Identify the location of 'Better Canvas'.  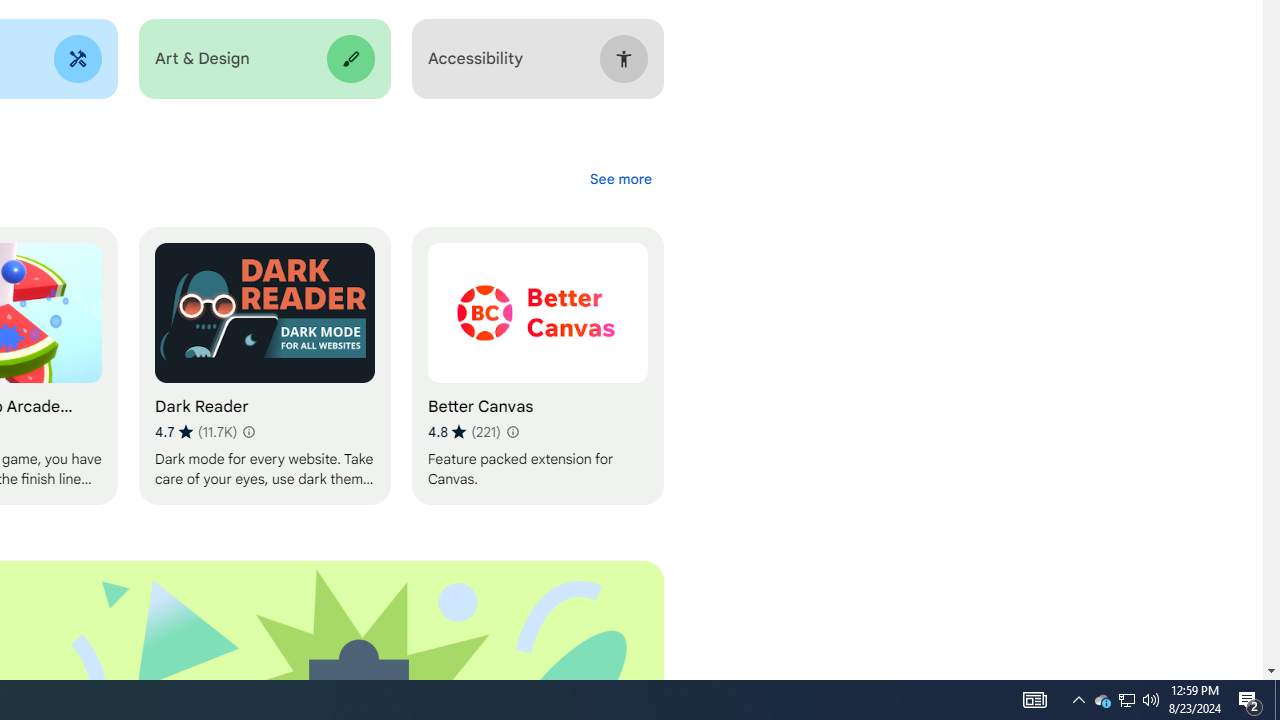
(537, 366).